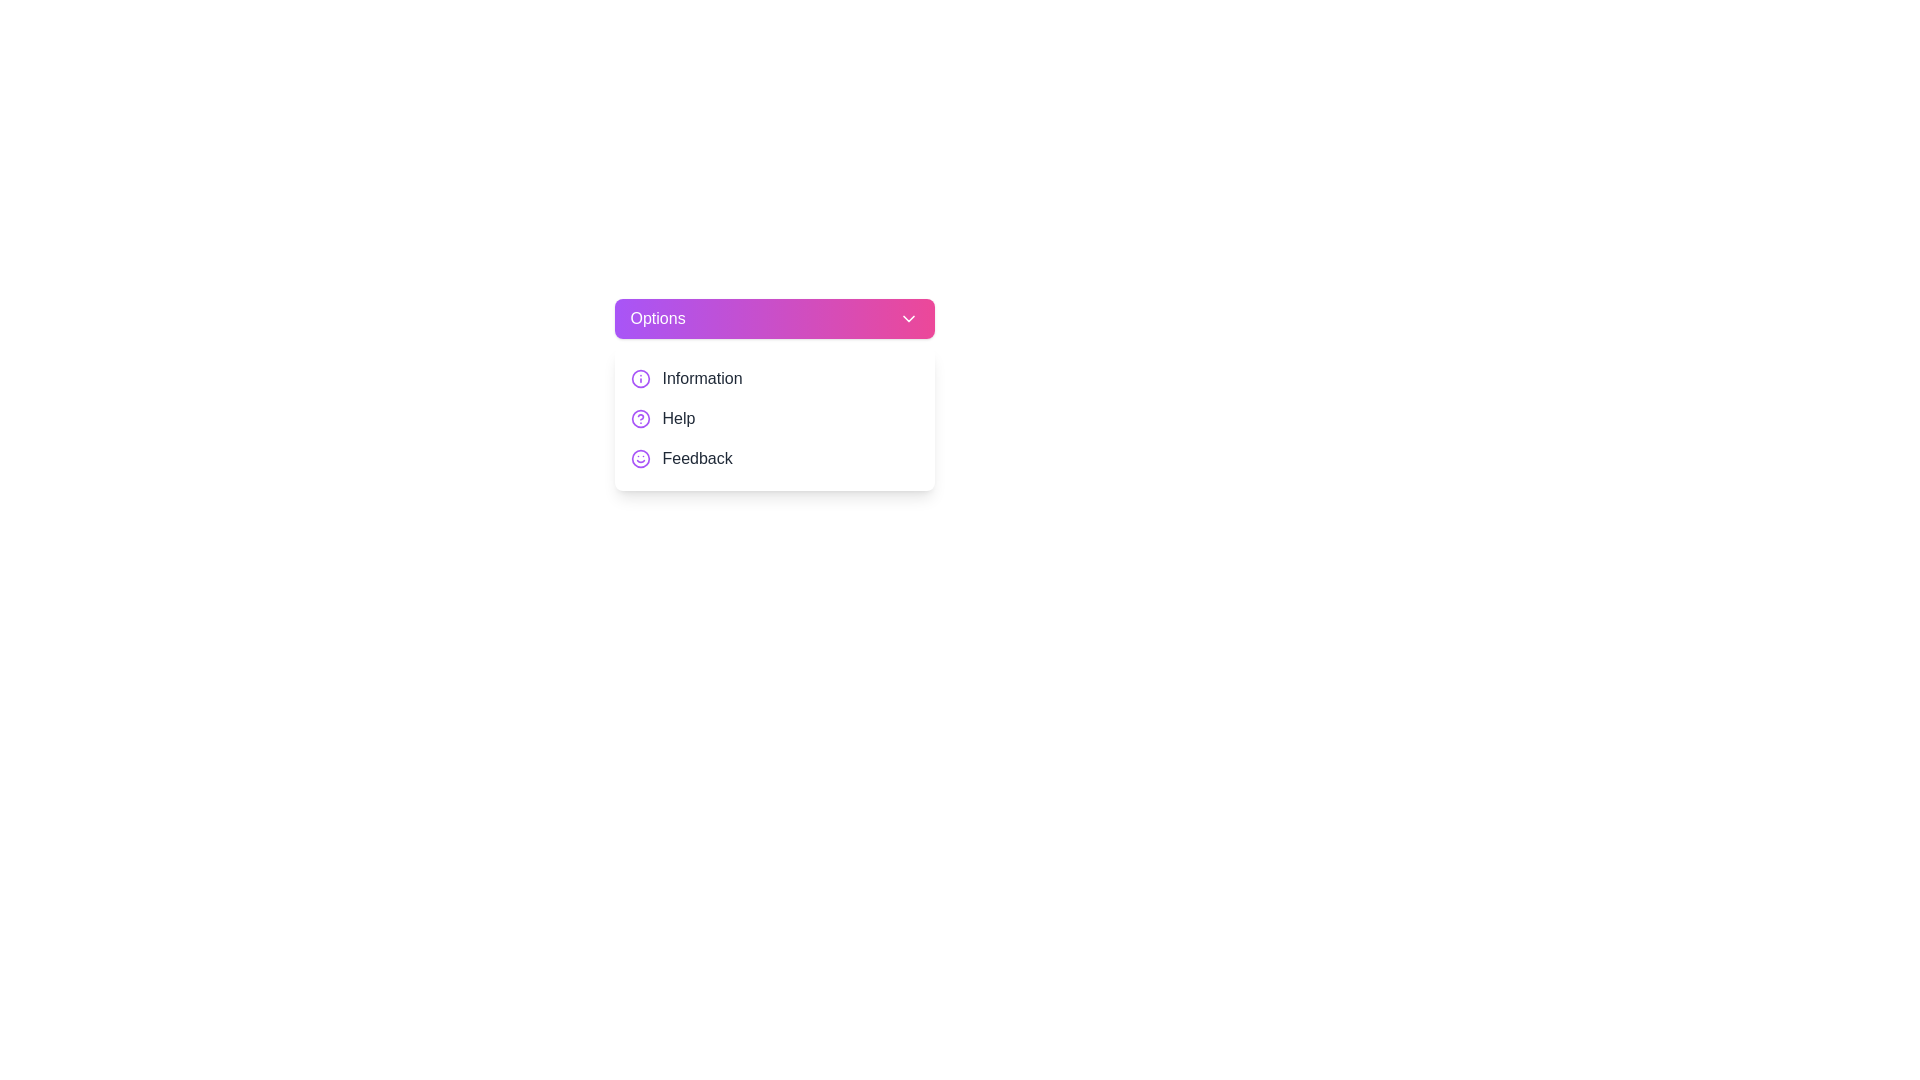 The width and height of the screenshot is (1920, 1080). What do you see at coordinates (702, 378) in the screenshot?
I see `the 'Information' text label` at bounding box center [702, 378].